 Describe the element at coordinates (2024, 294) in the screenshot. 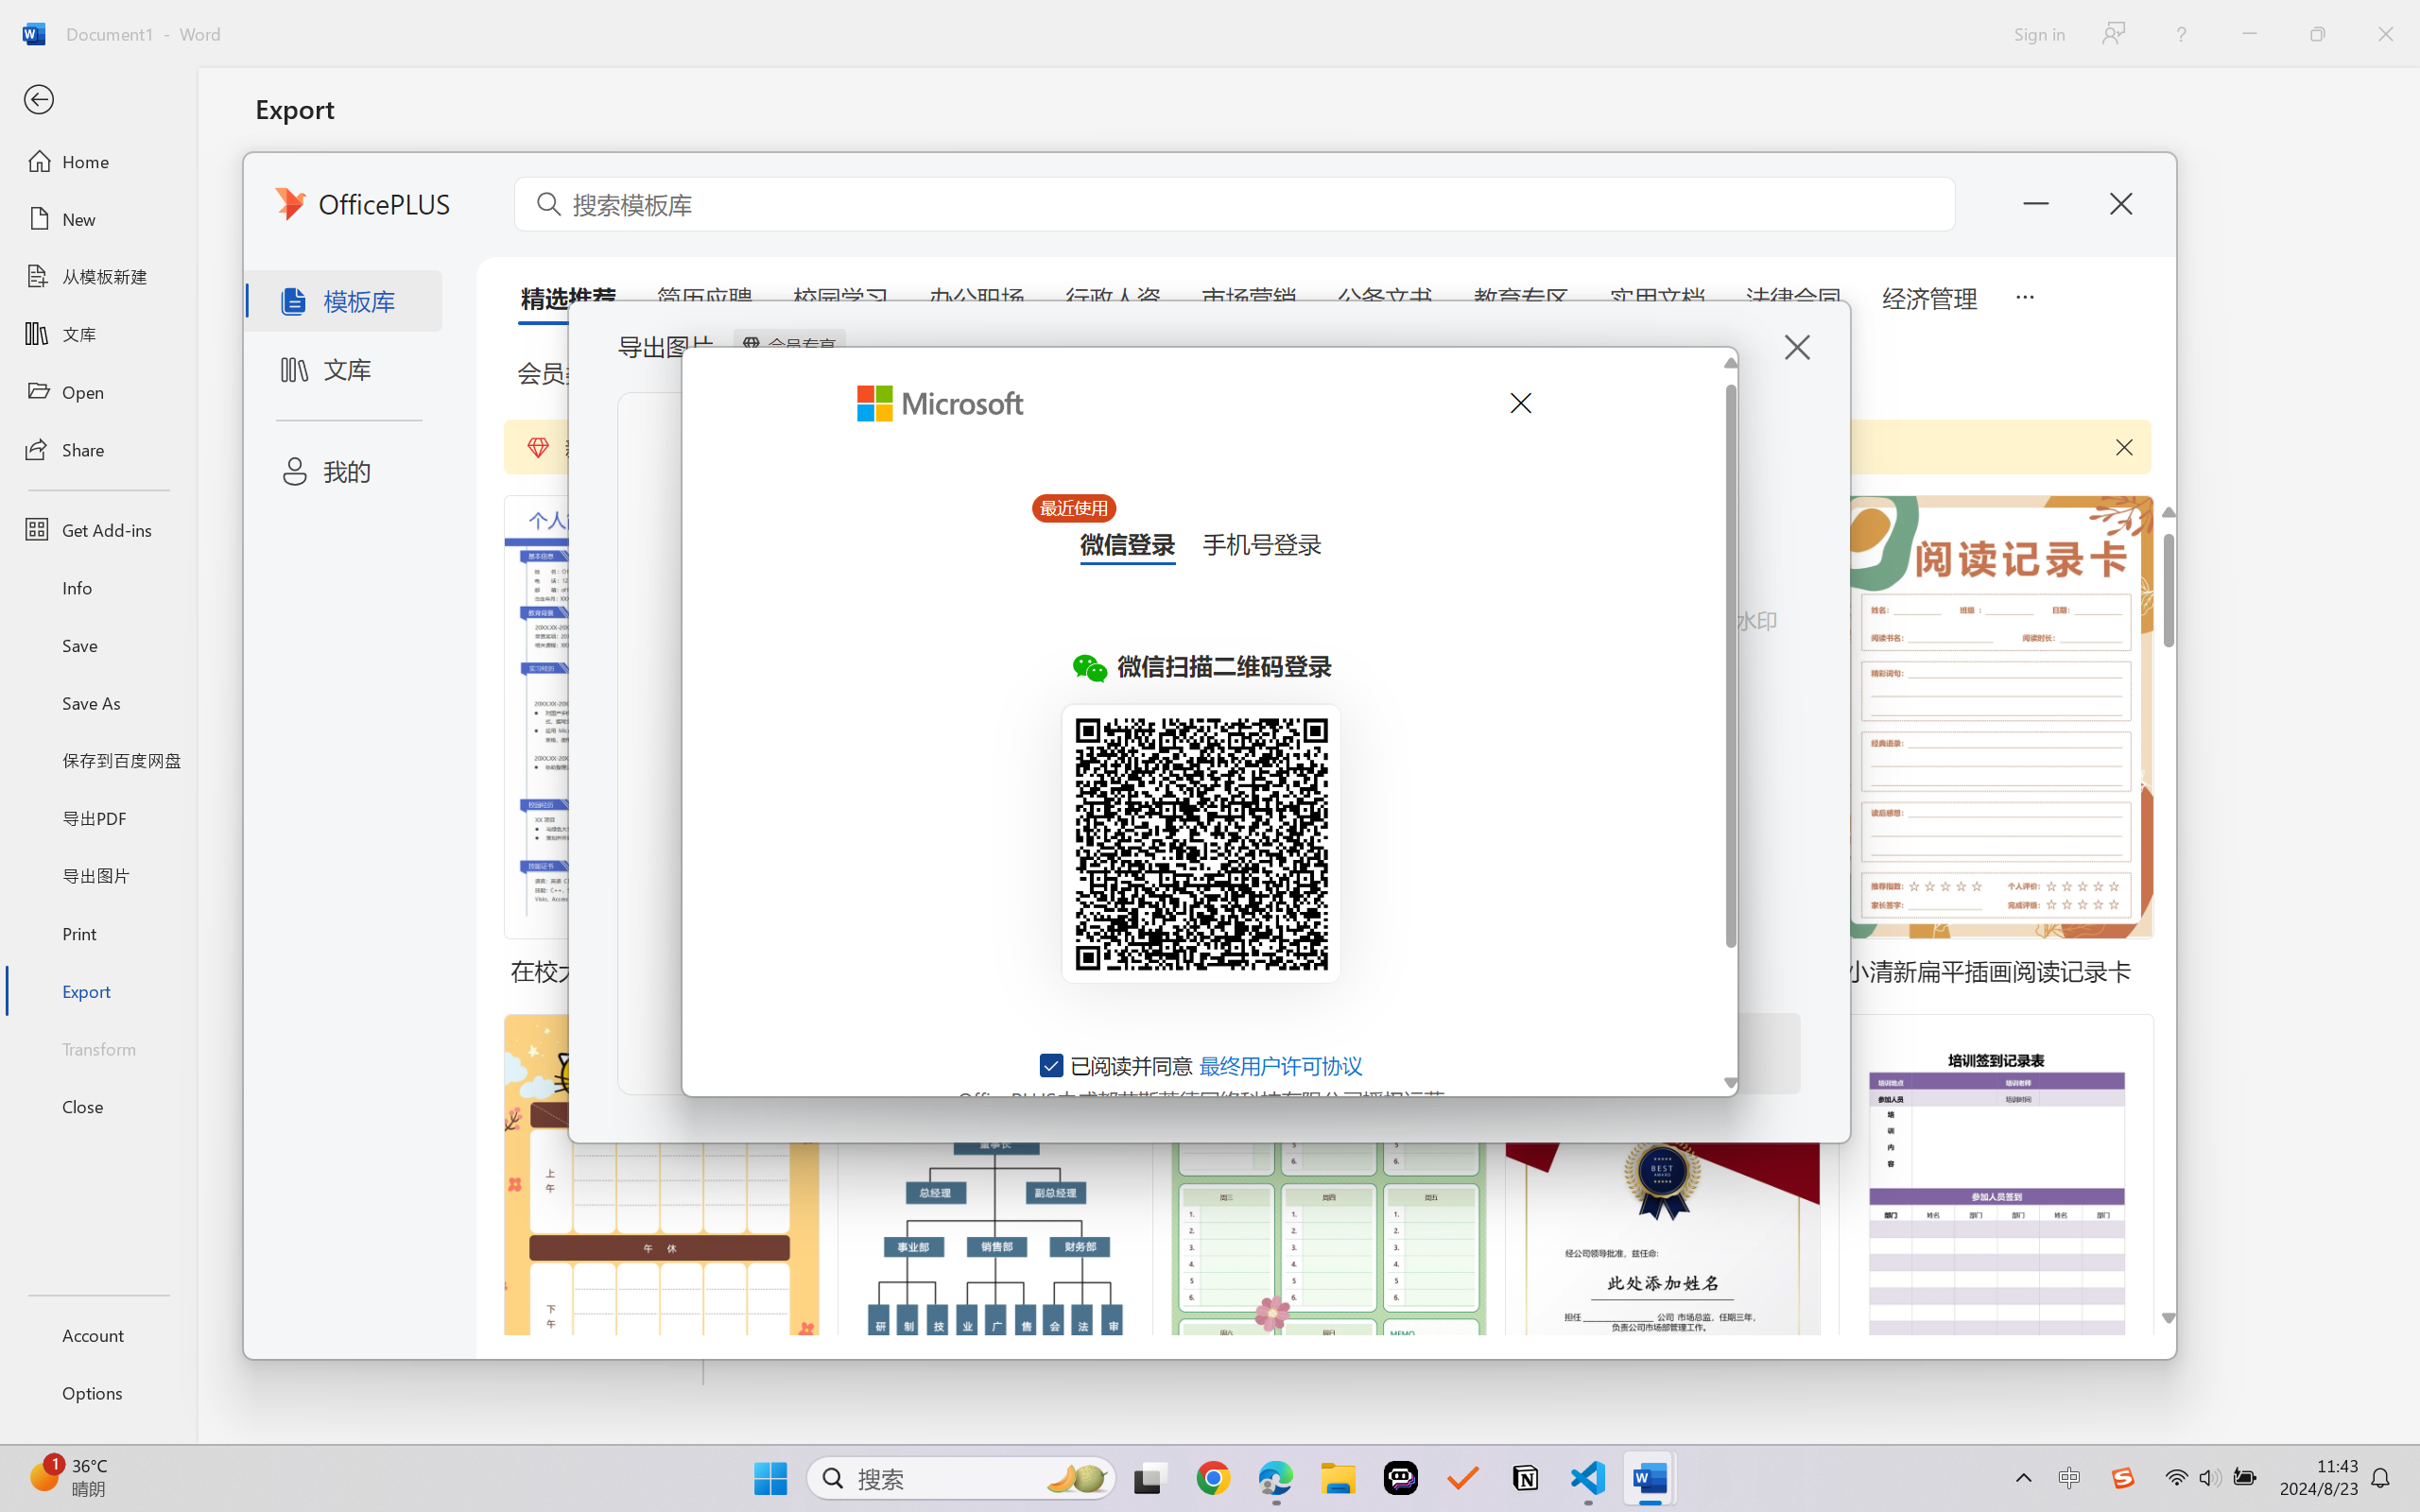

I see `'5 more tabs'` at that location.